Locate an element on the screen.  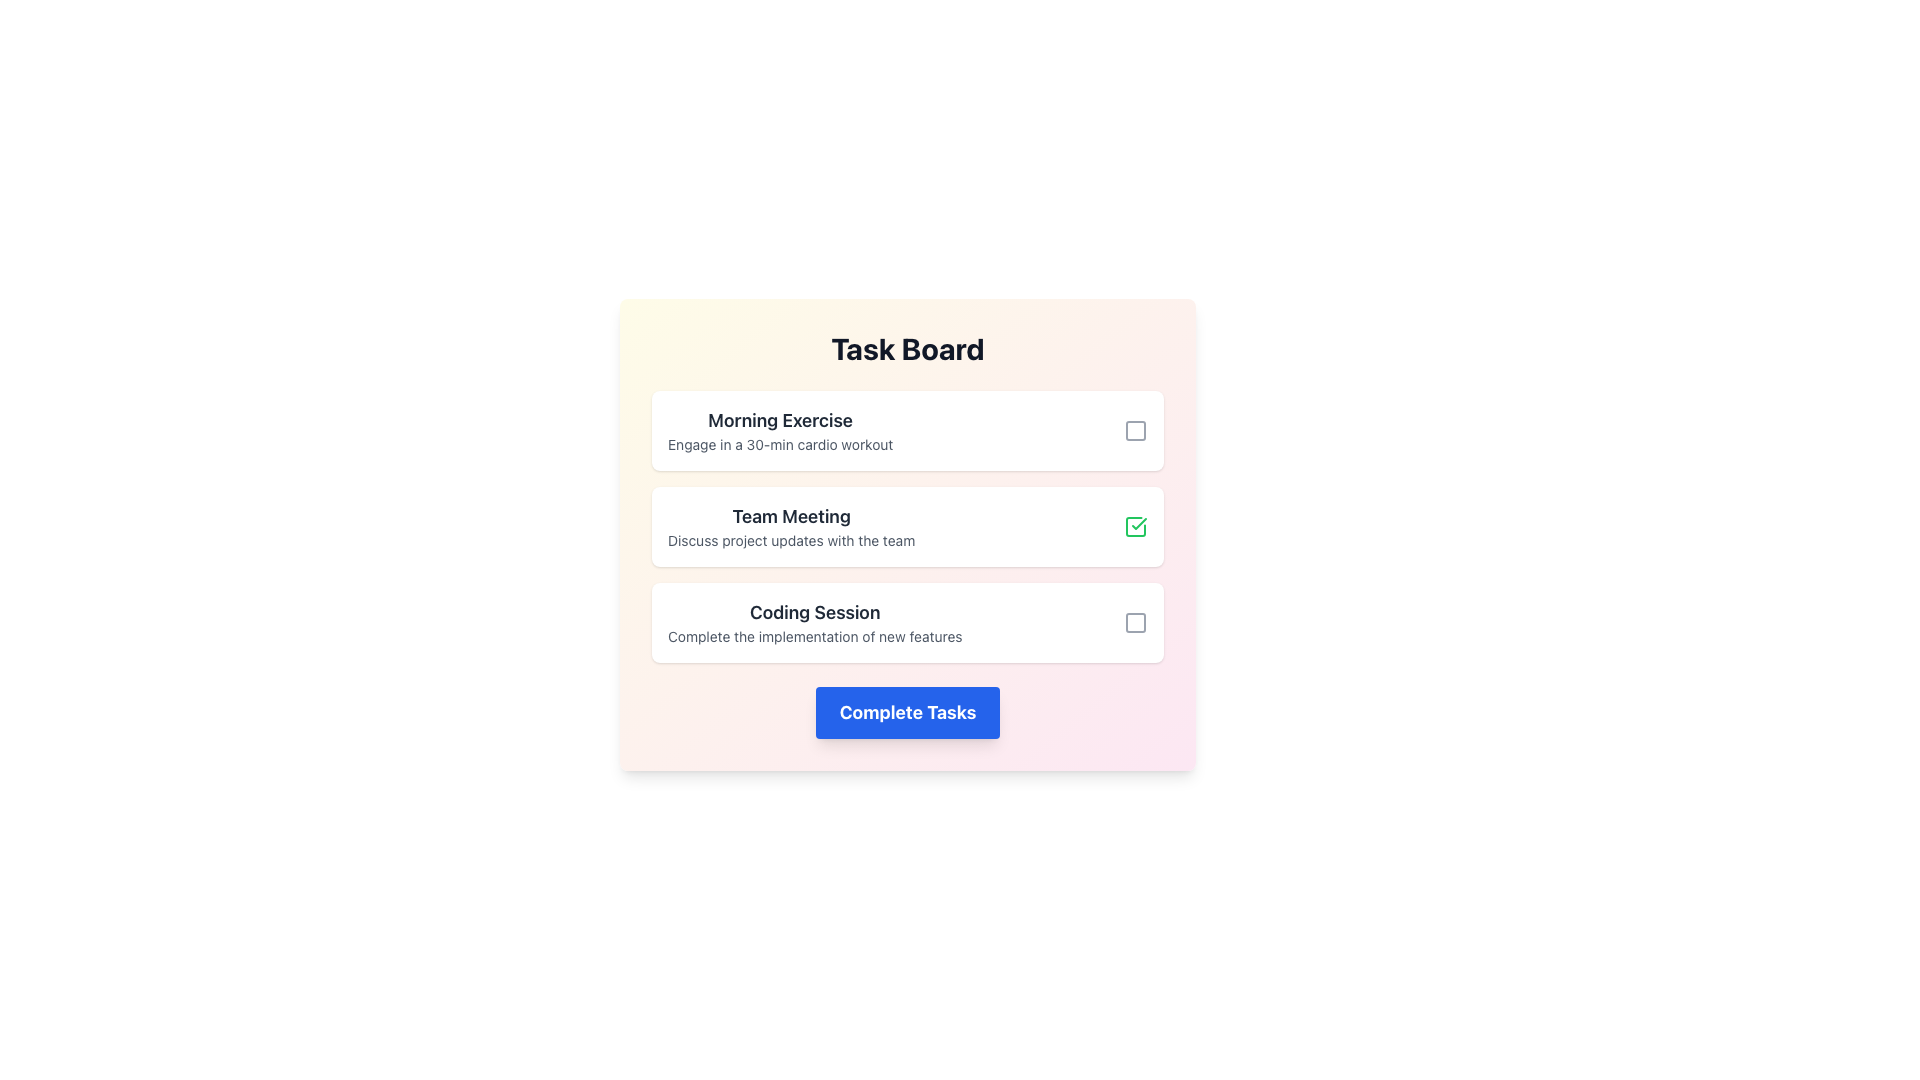
the 'Coding Session' Text Label is located at coordinates (815, 622).